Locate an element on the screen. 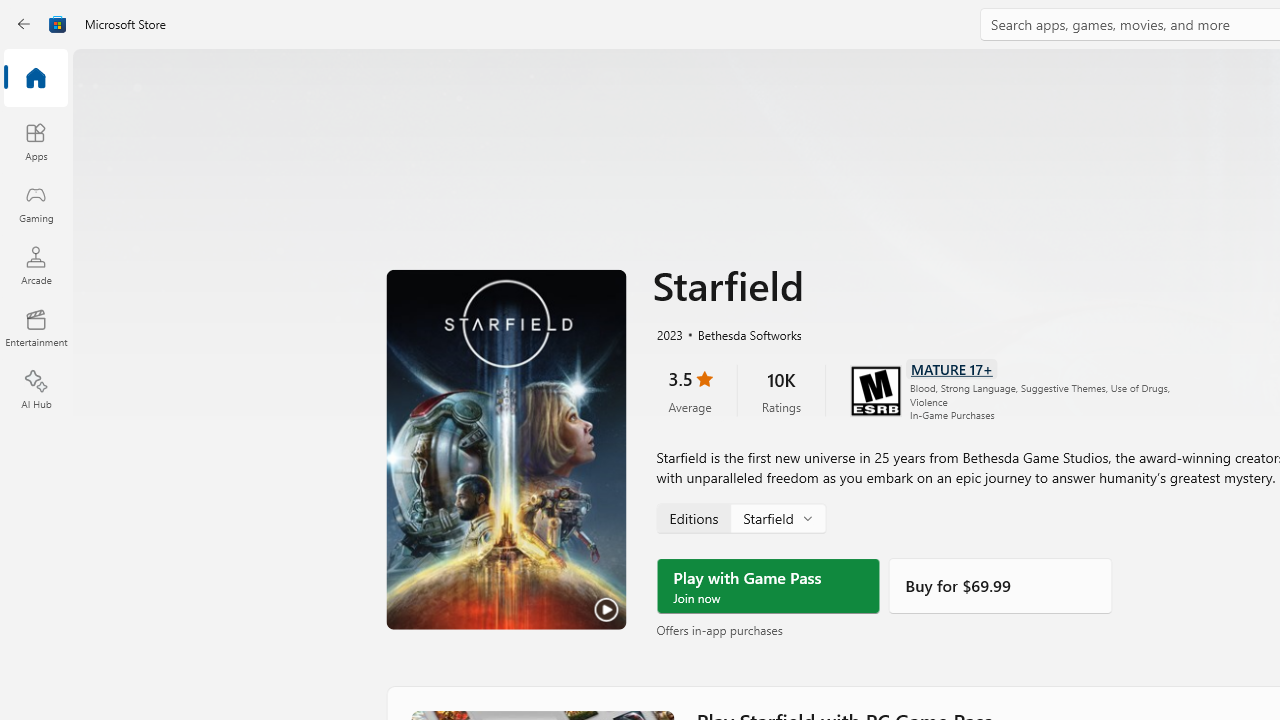 This screenshot has width=1280, height=720. 'Buy' is located at coordinates (1000, 585).